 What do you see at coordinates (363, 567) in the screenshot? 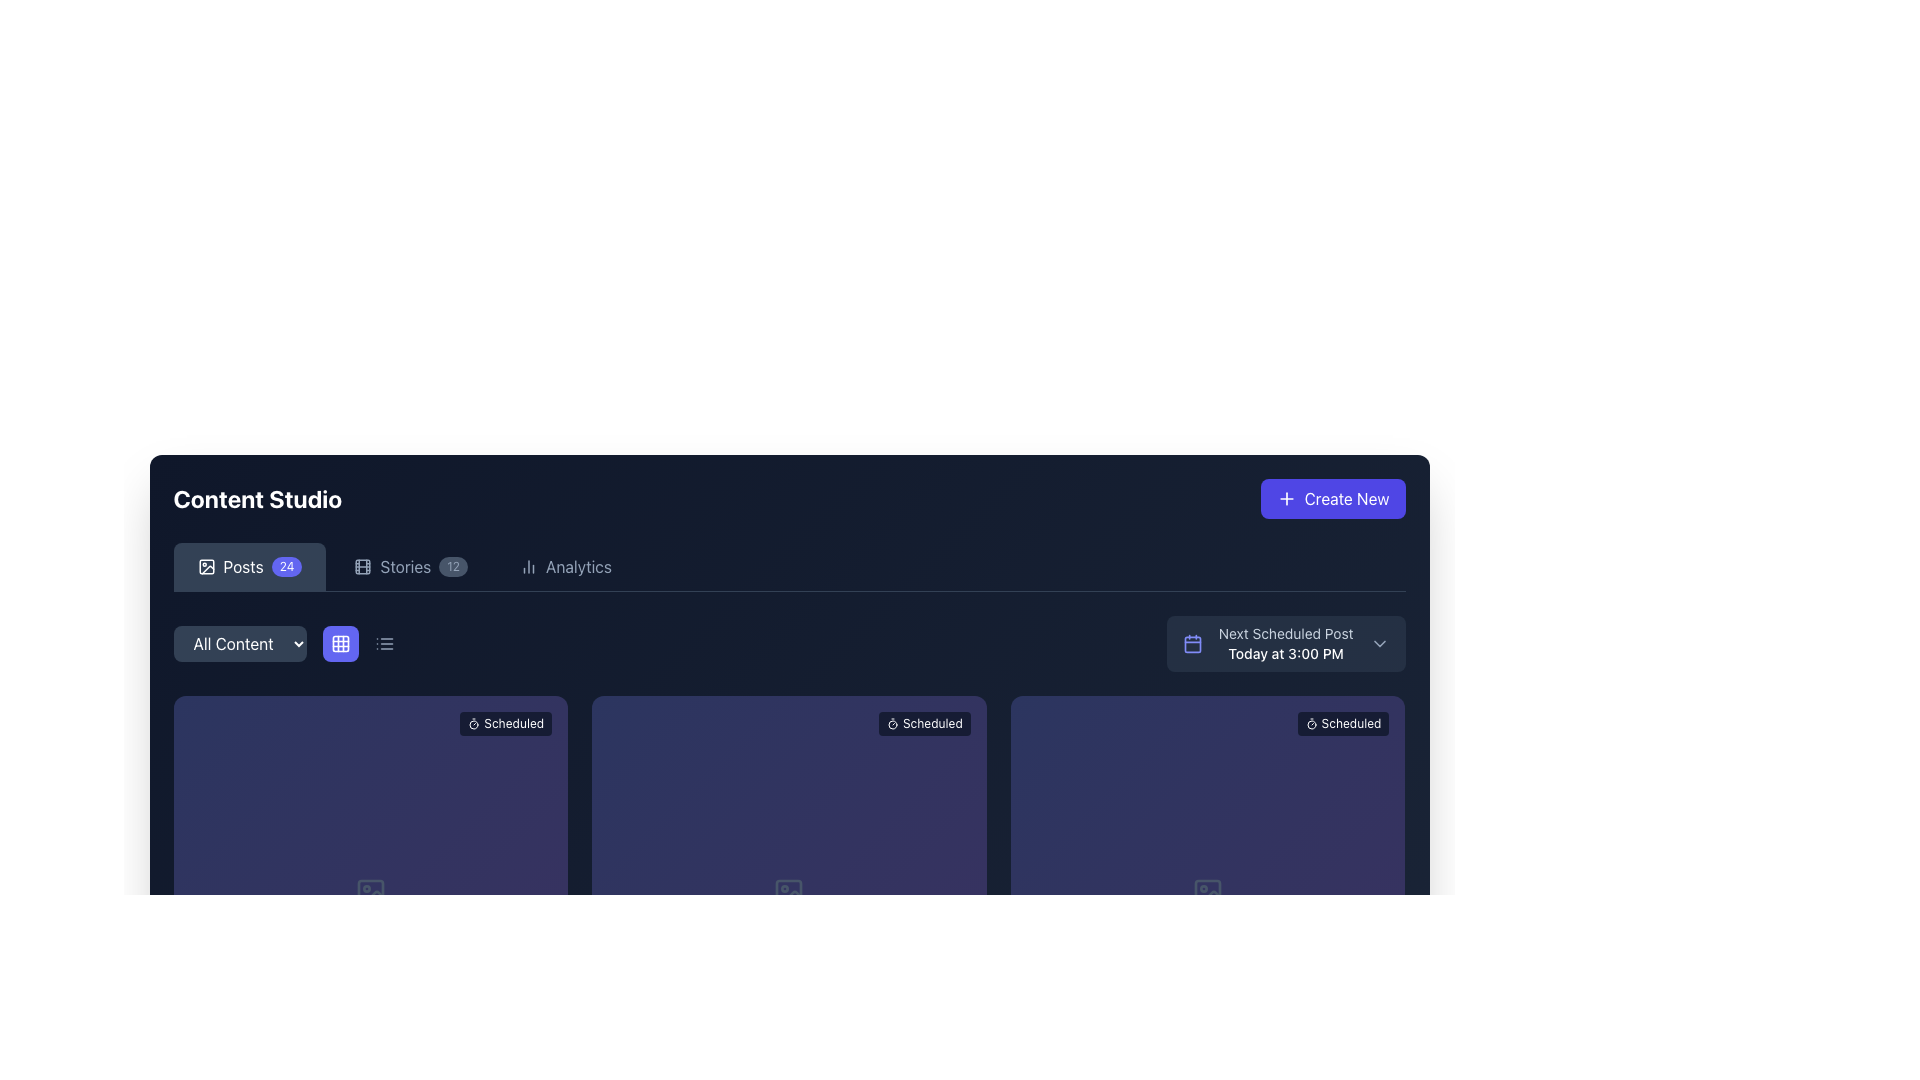
I see `the film-related icon within the 'Stories' button located on the top navigation bar, which is the leftmost component of the button, preceding the 'Stories' label text and the numeric badge '12'` at bounding box center [363, 567].